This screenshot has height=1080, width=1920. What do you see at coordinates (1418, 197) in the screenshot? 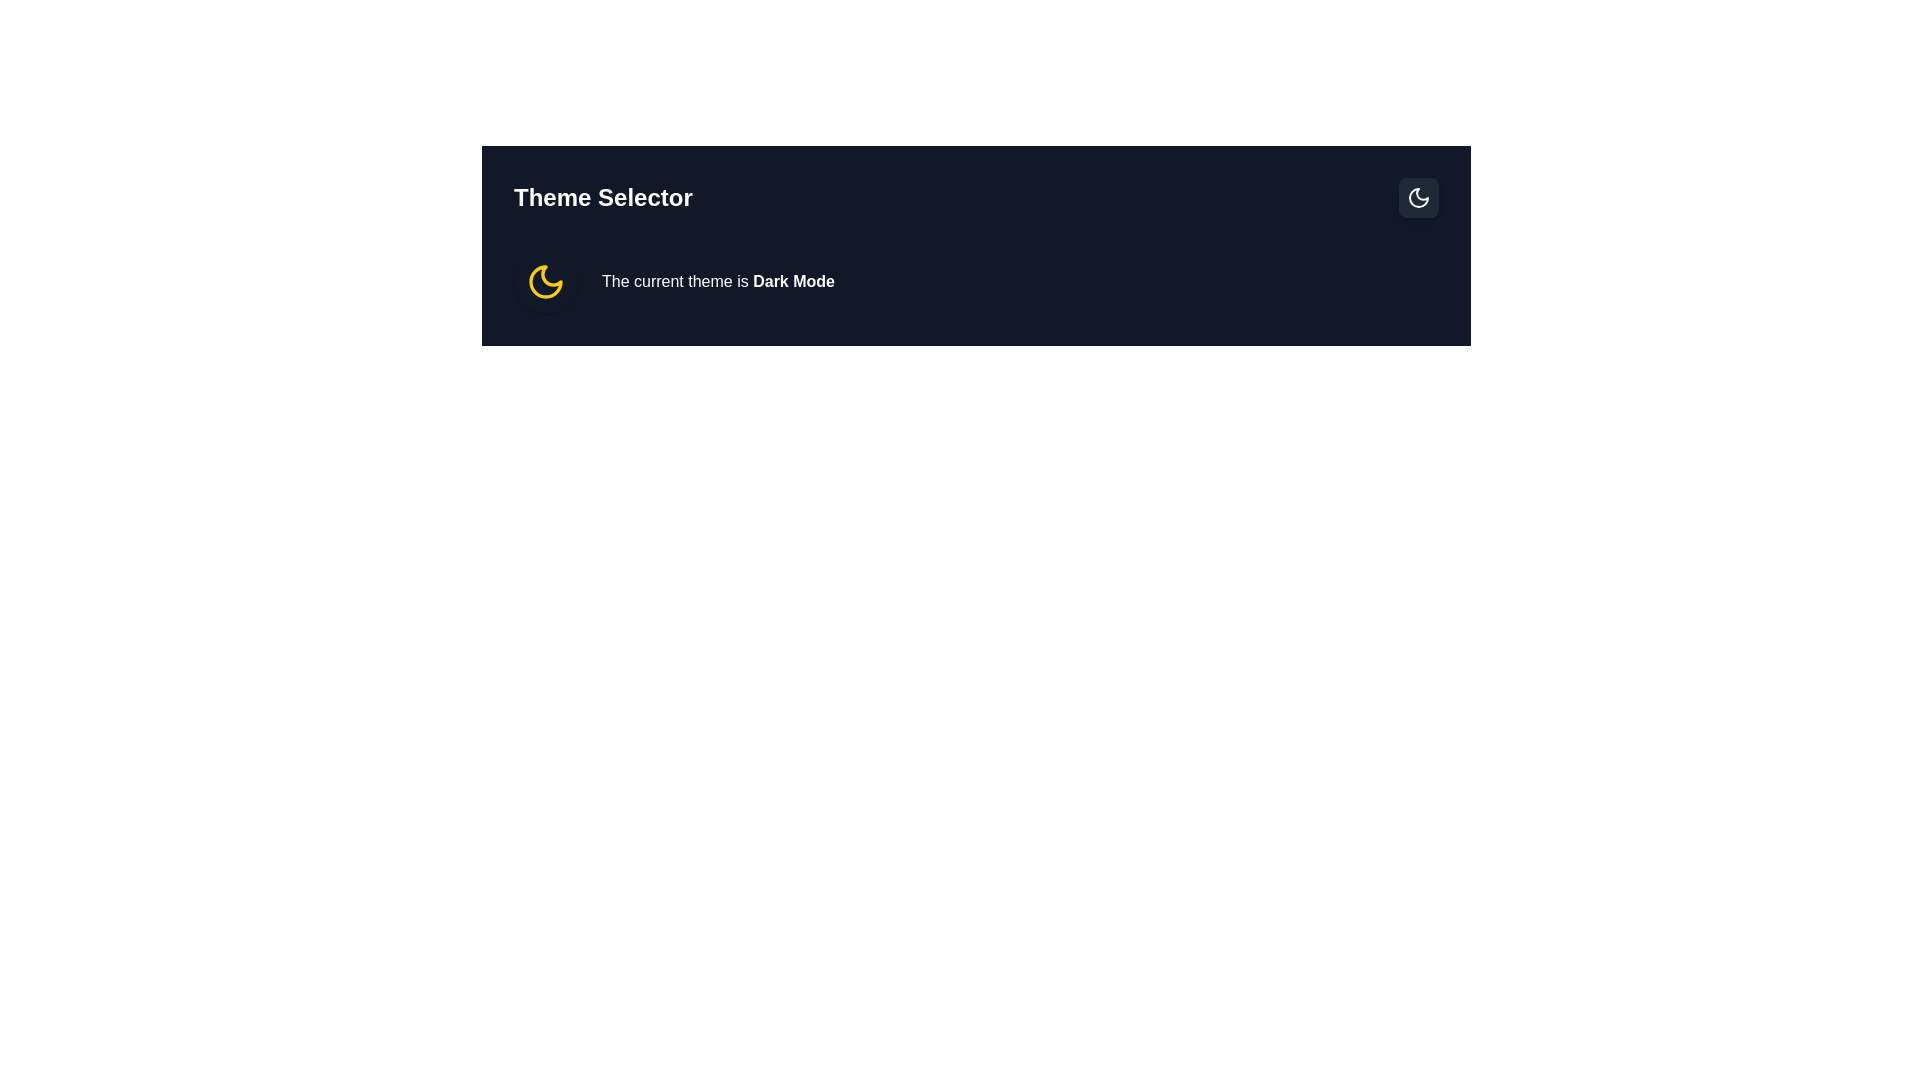
I see `the Vector graphical icon representing 'Dark Mode' located to the left of the text 'The current theme is Dark Mode' in the top-left corner of the interface` at bounding box center [1418, 197].